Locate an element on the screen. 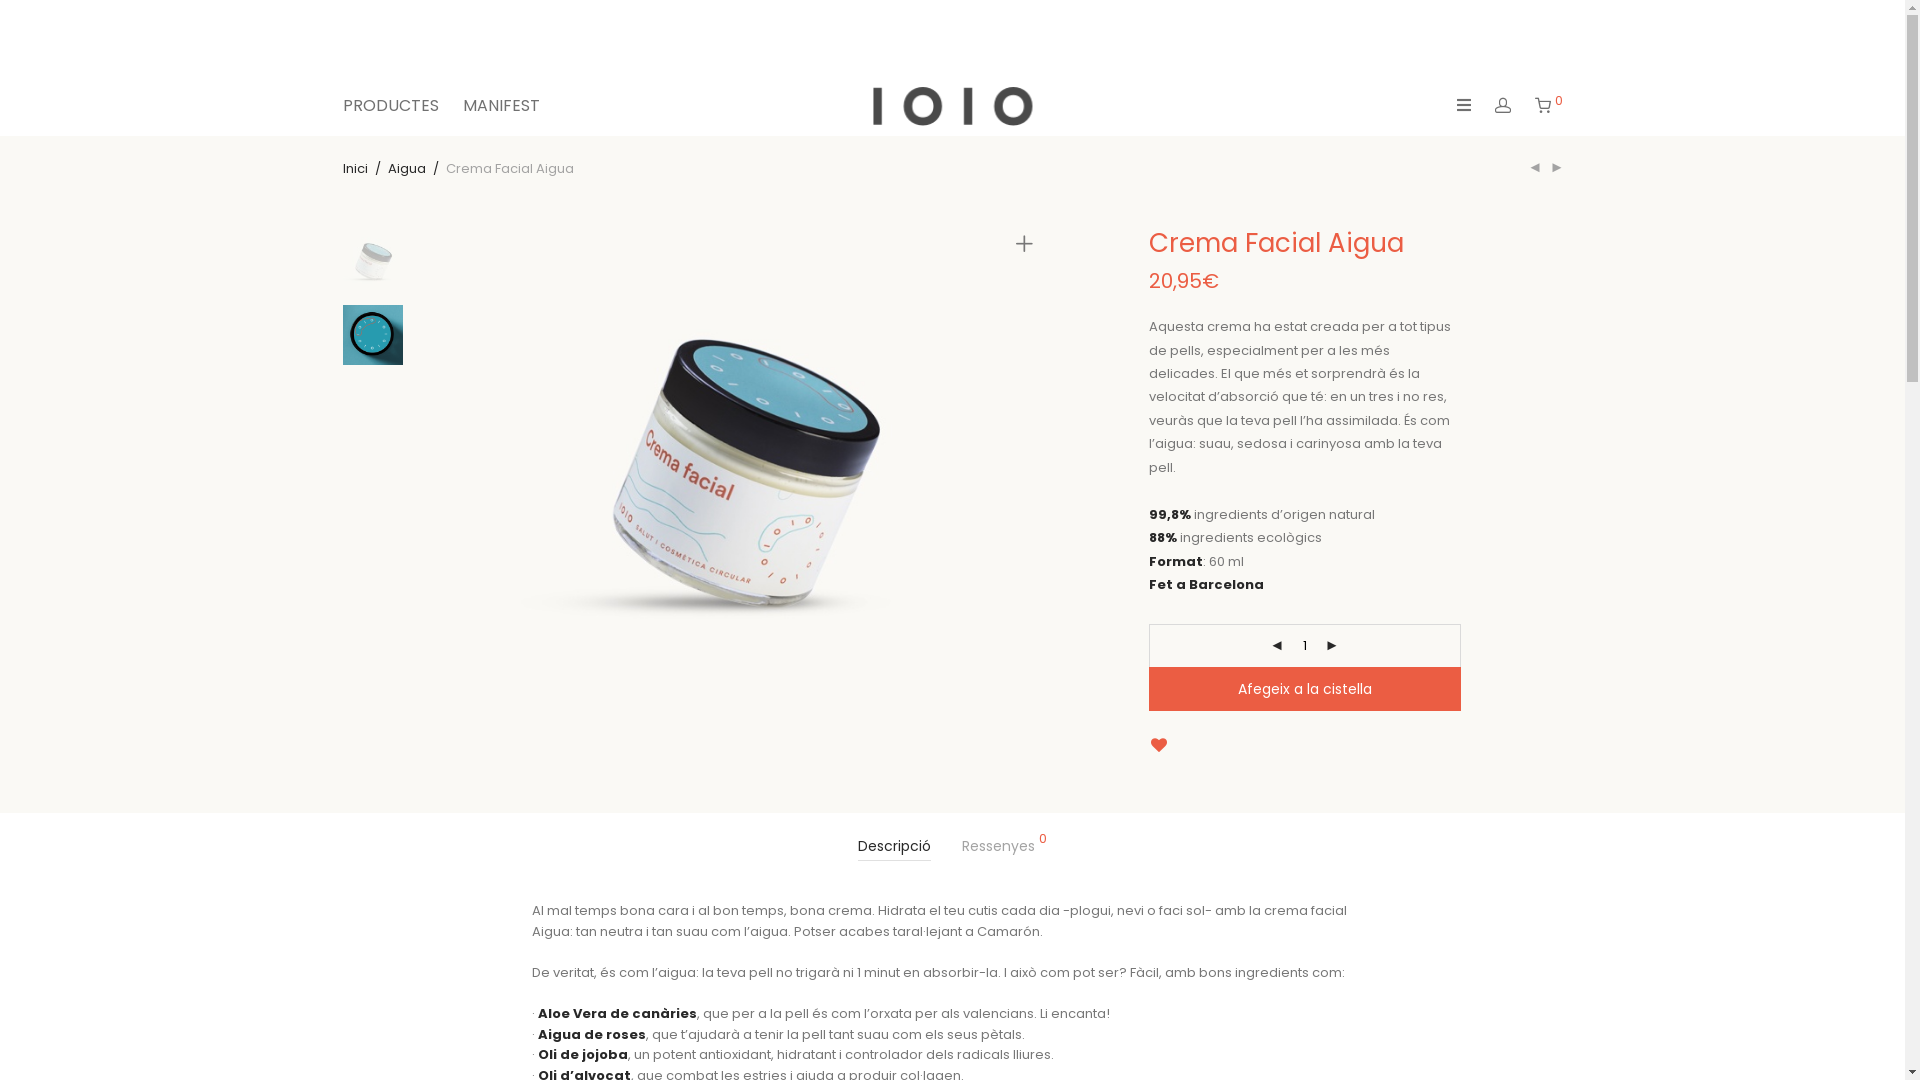  'Aigua' is located at coordinates (406, 168).